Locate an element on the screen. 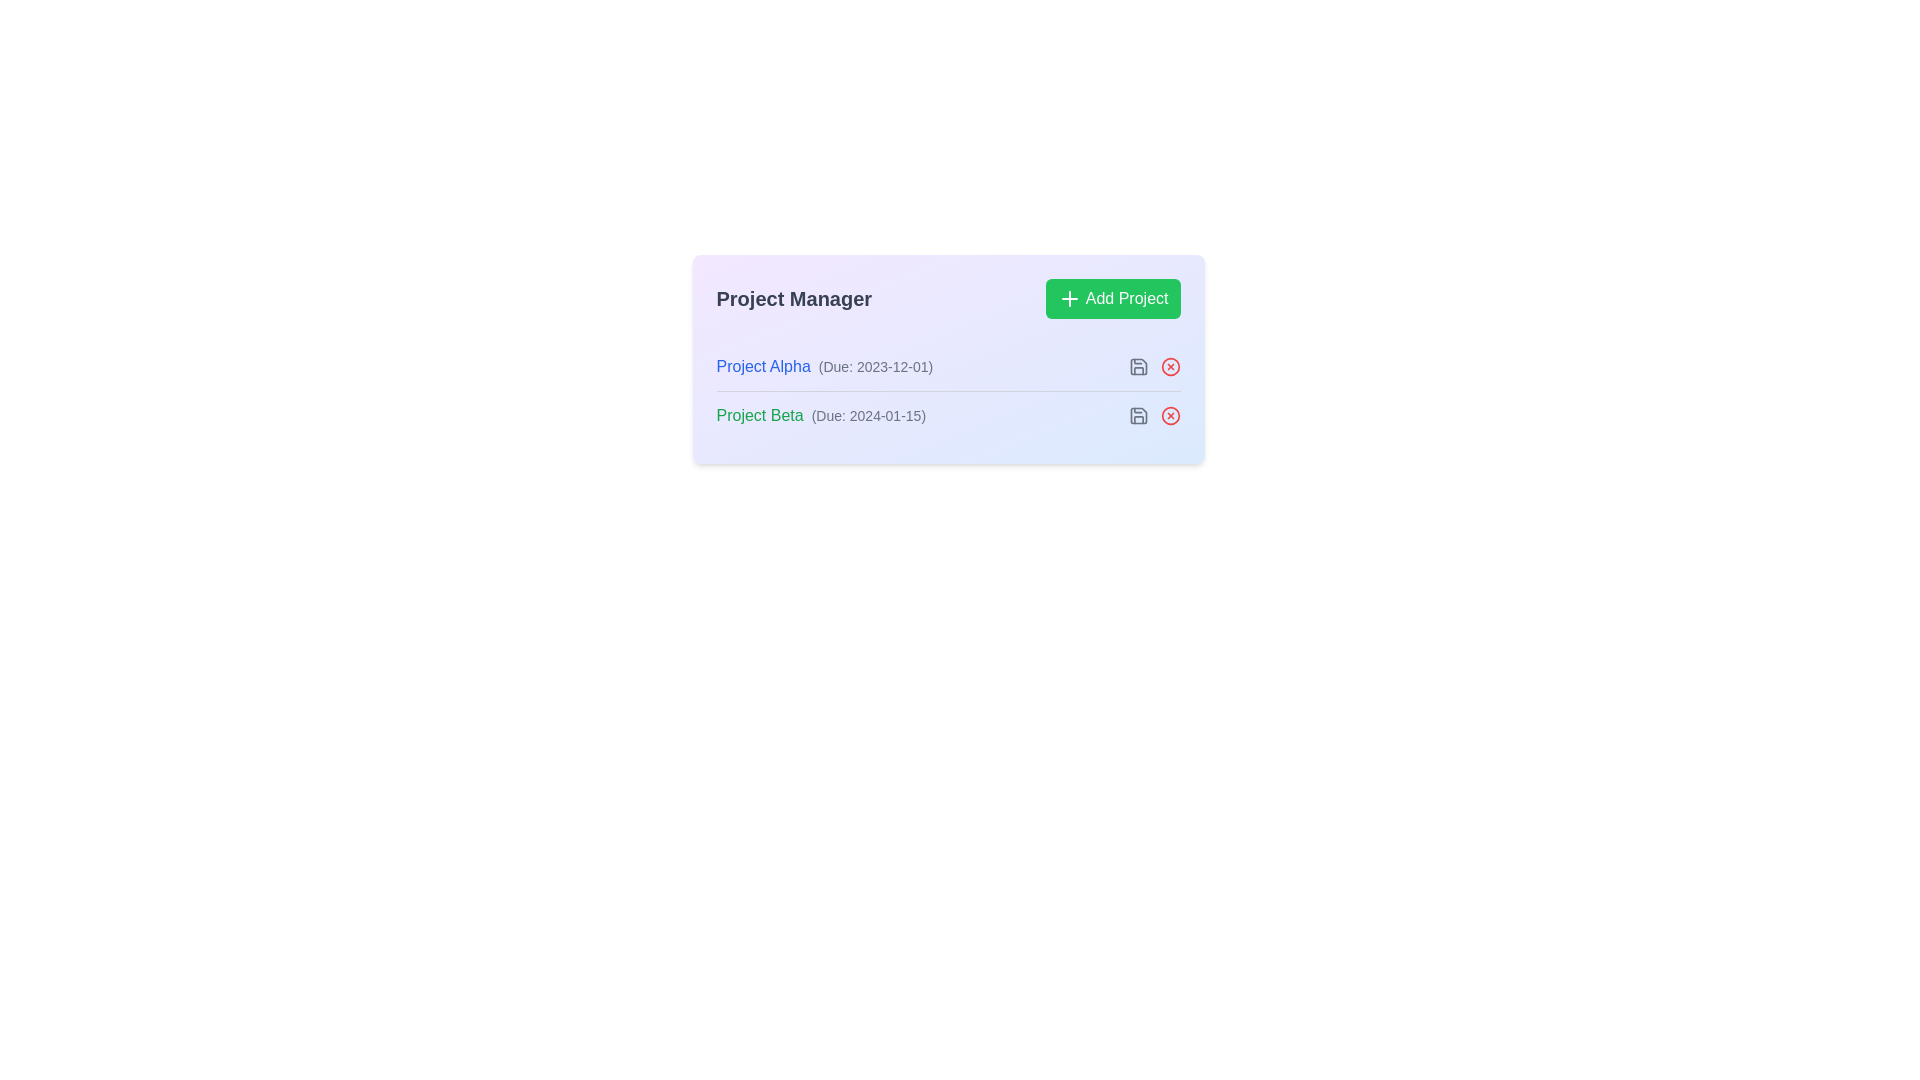 This screenshot has width=1920, height=1080. the save icon located in the bottom right corner of the 'Project Beta (Due: 2024-01-15)' row is located at coordinates (1154, 415).